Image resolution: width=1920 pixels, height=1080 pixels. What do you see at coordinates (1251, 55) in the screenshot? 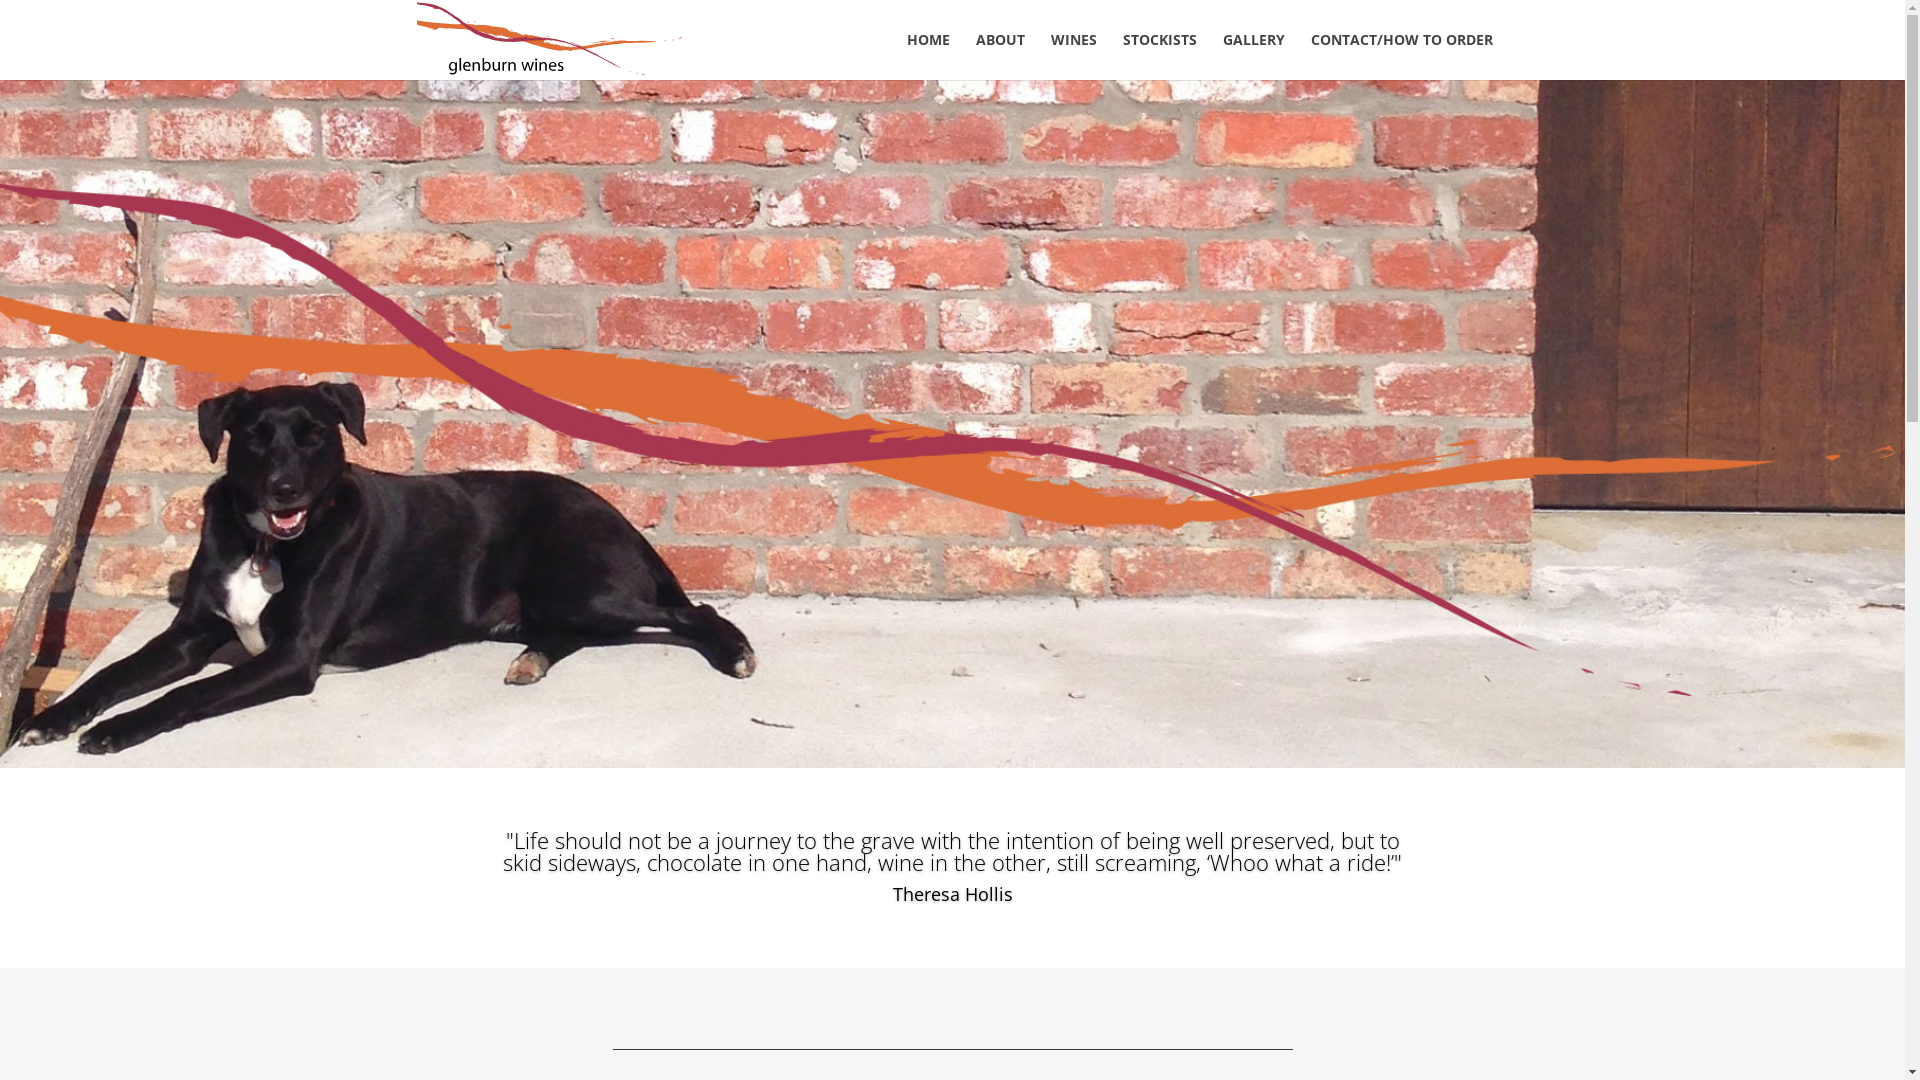
I see `'GALLERY'` at bounding box center [1251, 55].